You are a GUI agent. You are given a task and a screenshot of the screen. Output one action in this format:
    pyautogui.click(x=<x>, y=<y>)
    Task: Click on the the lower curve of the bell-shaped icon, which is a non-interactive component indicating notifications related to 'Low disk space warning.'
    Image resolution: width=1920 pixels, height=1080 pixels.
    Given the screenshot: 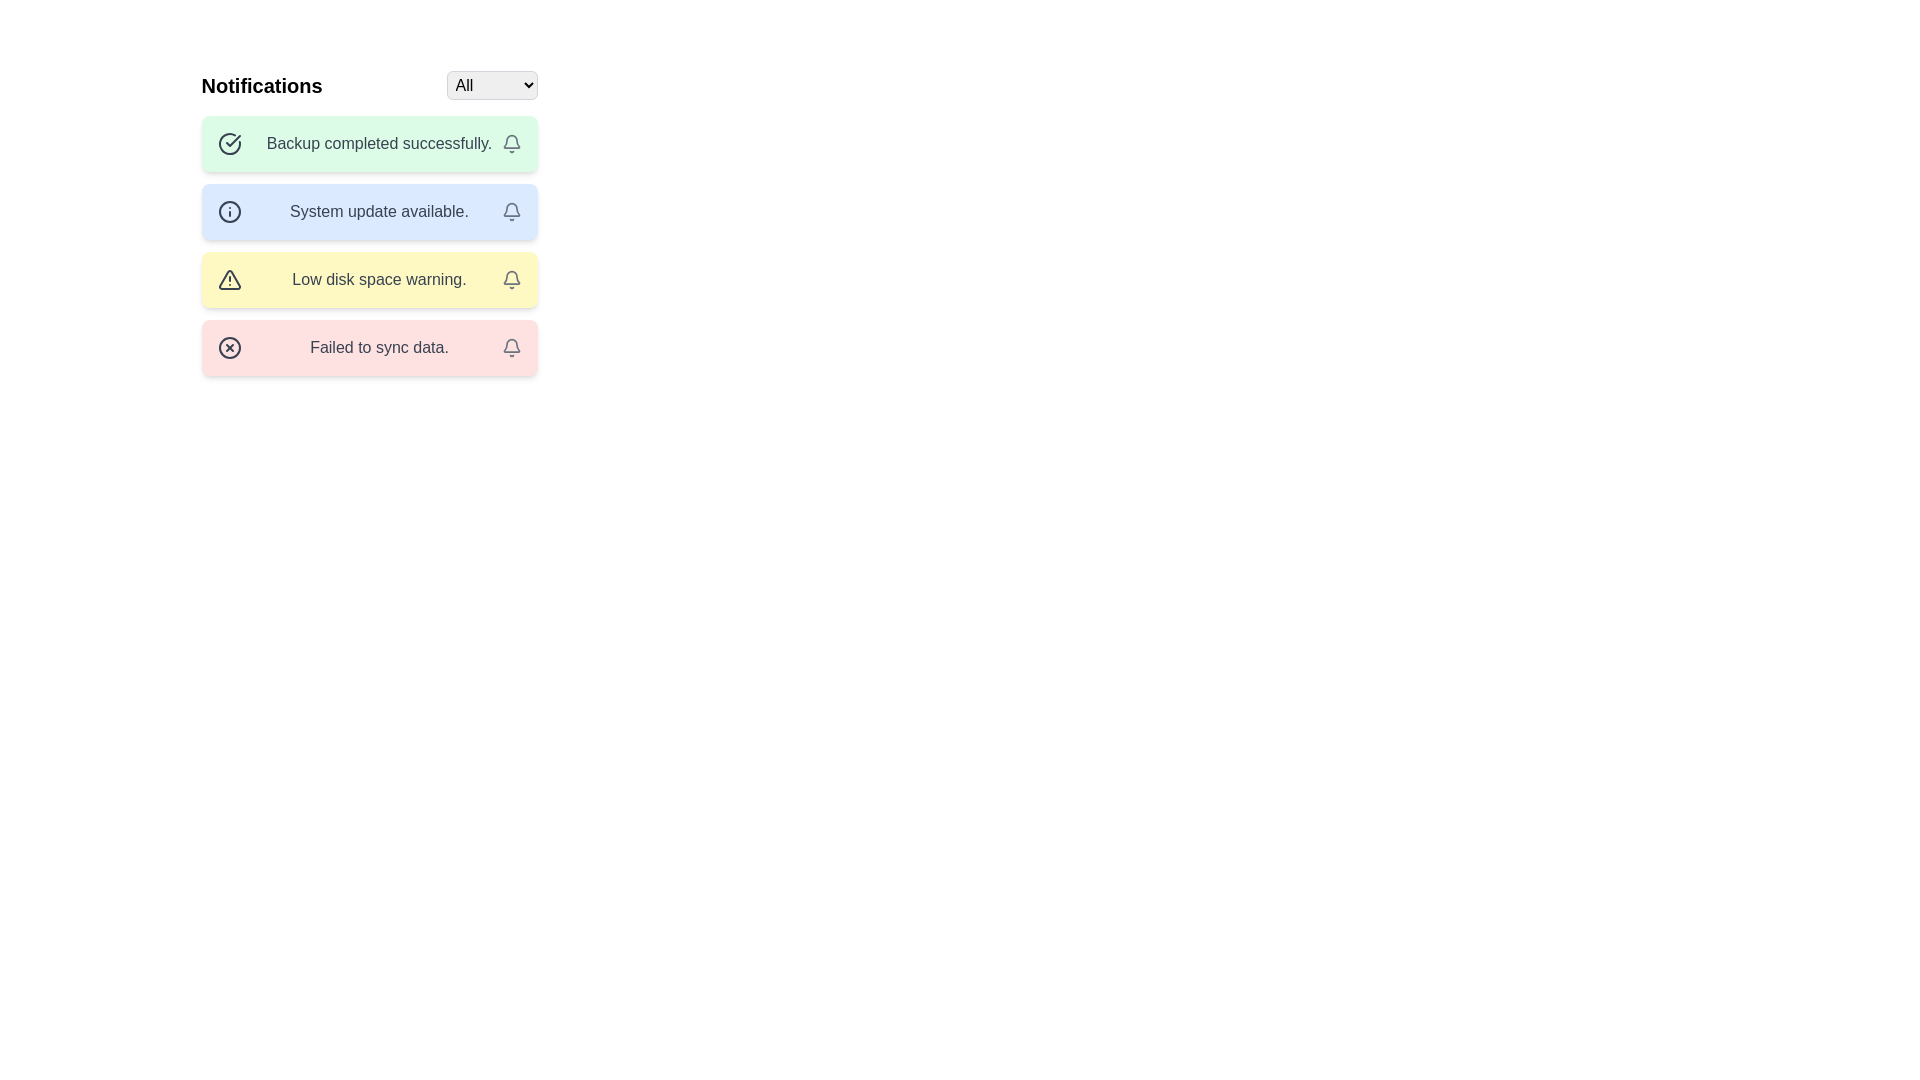 What is the action you would take?
    pyautogui.click(x=511, y=344)
    